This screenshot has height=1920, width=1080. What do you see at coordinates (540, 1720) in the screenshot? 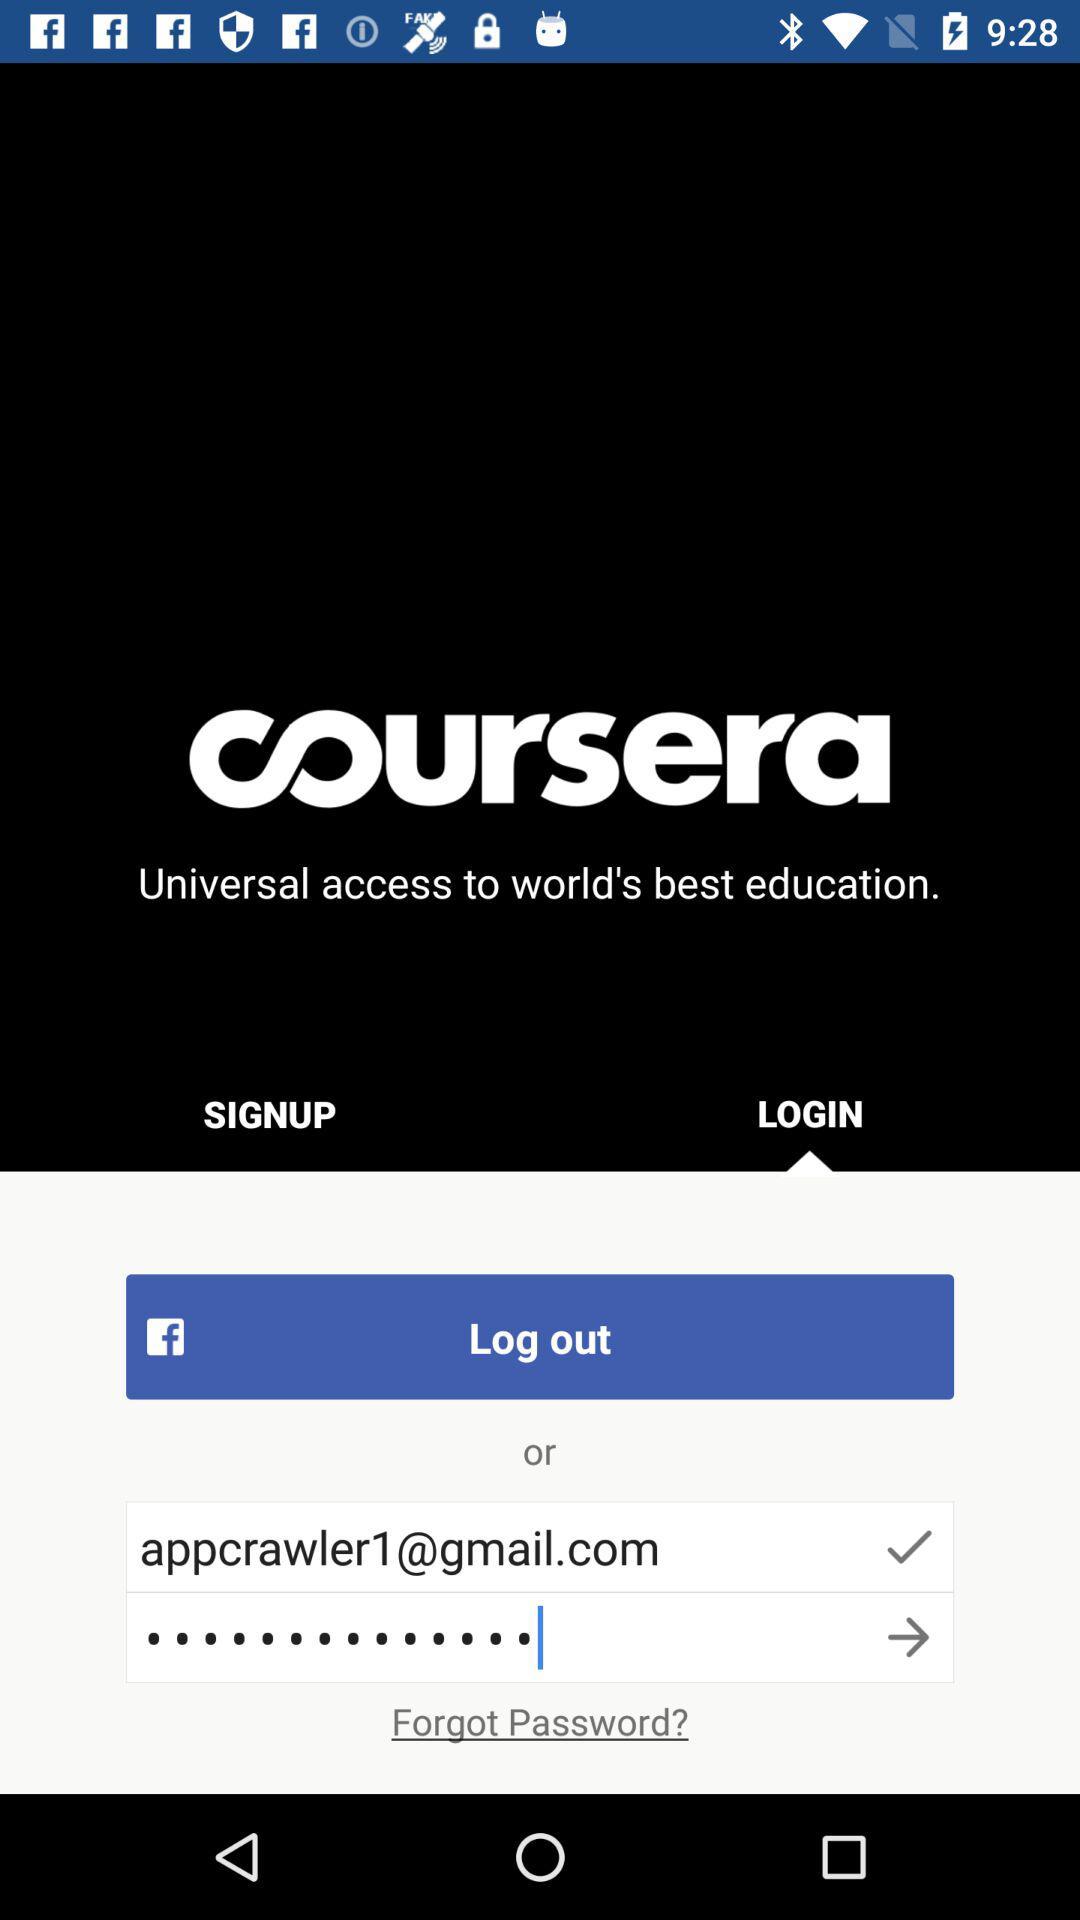
I see `the icon below the appcrawler3116` at bounding box center [540, 1720].